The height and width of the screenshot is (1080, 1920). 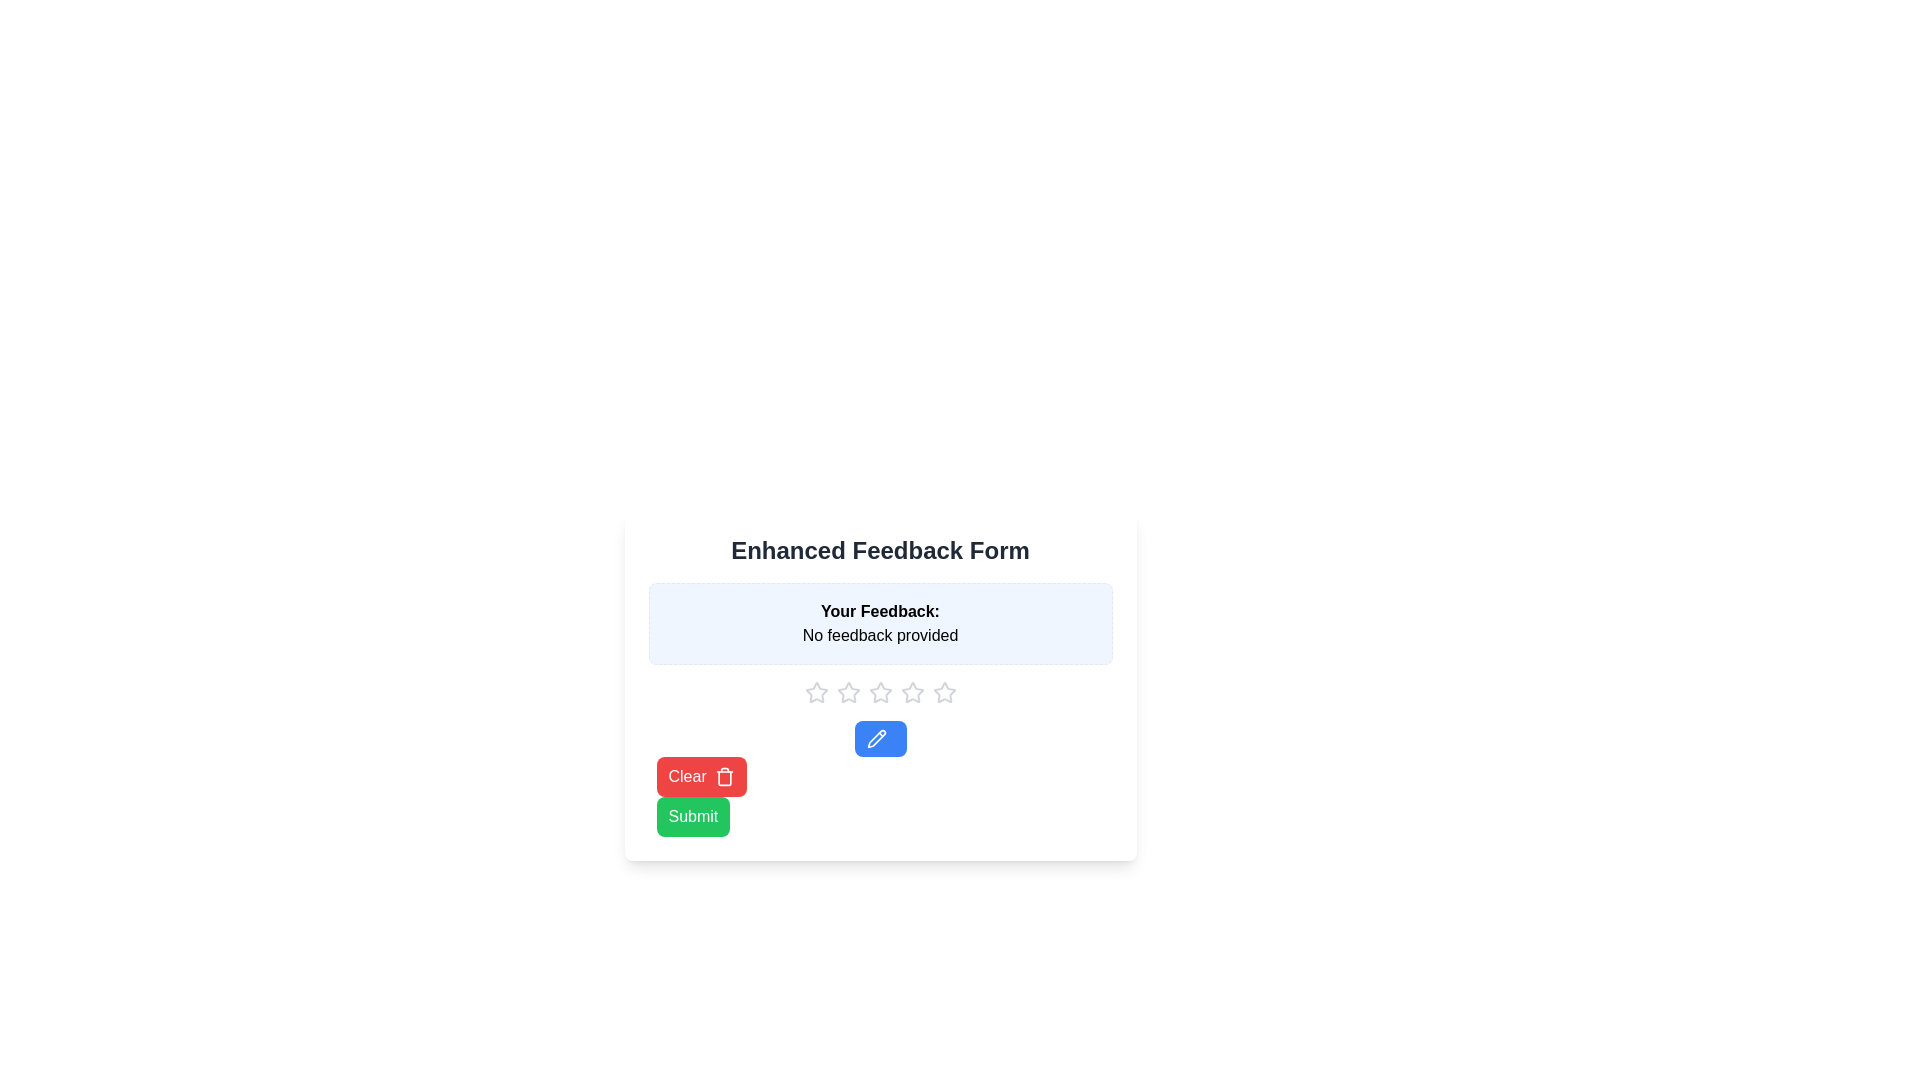 What do you see at coordinates (943, 692) in the screenshot?
I see `the fifth star icon in the rating system located below the 'Your Feedback:' text area` at bounding box center [943, 692].